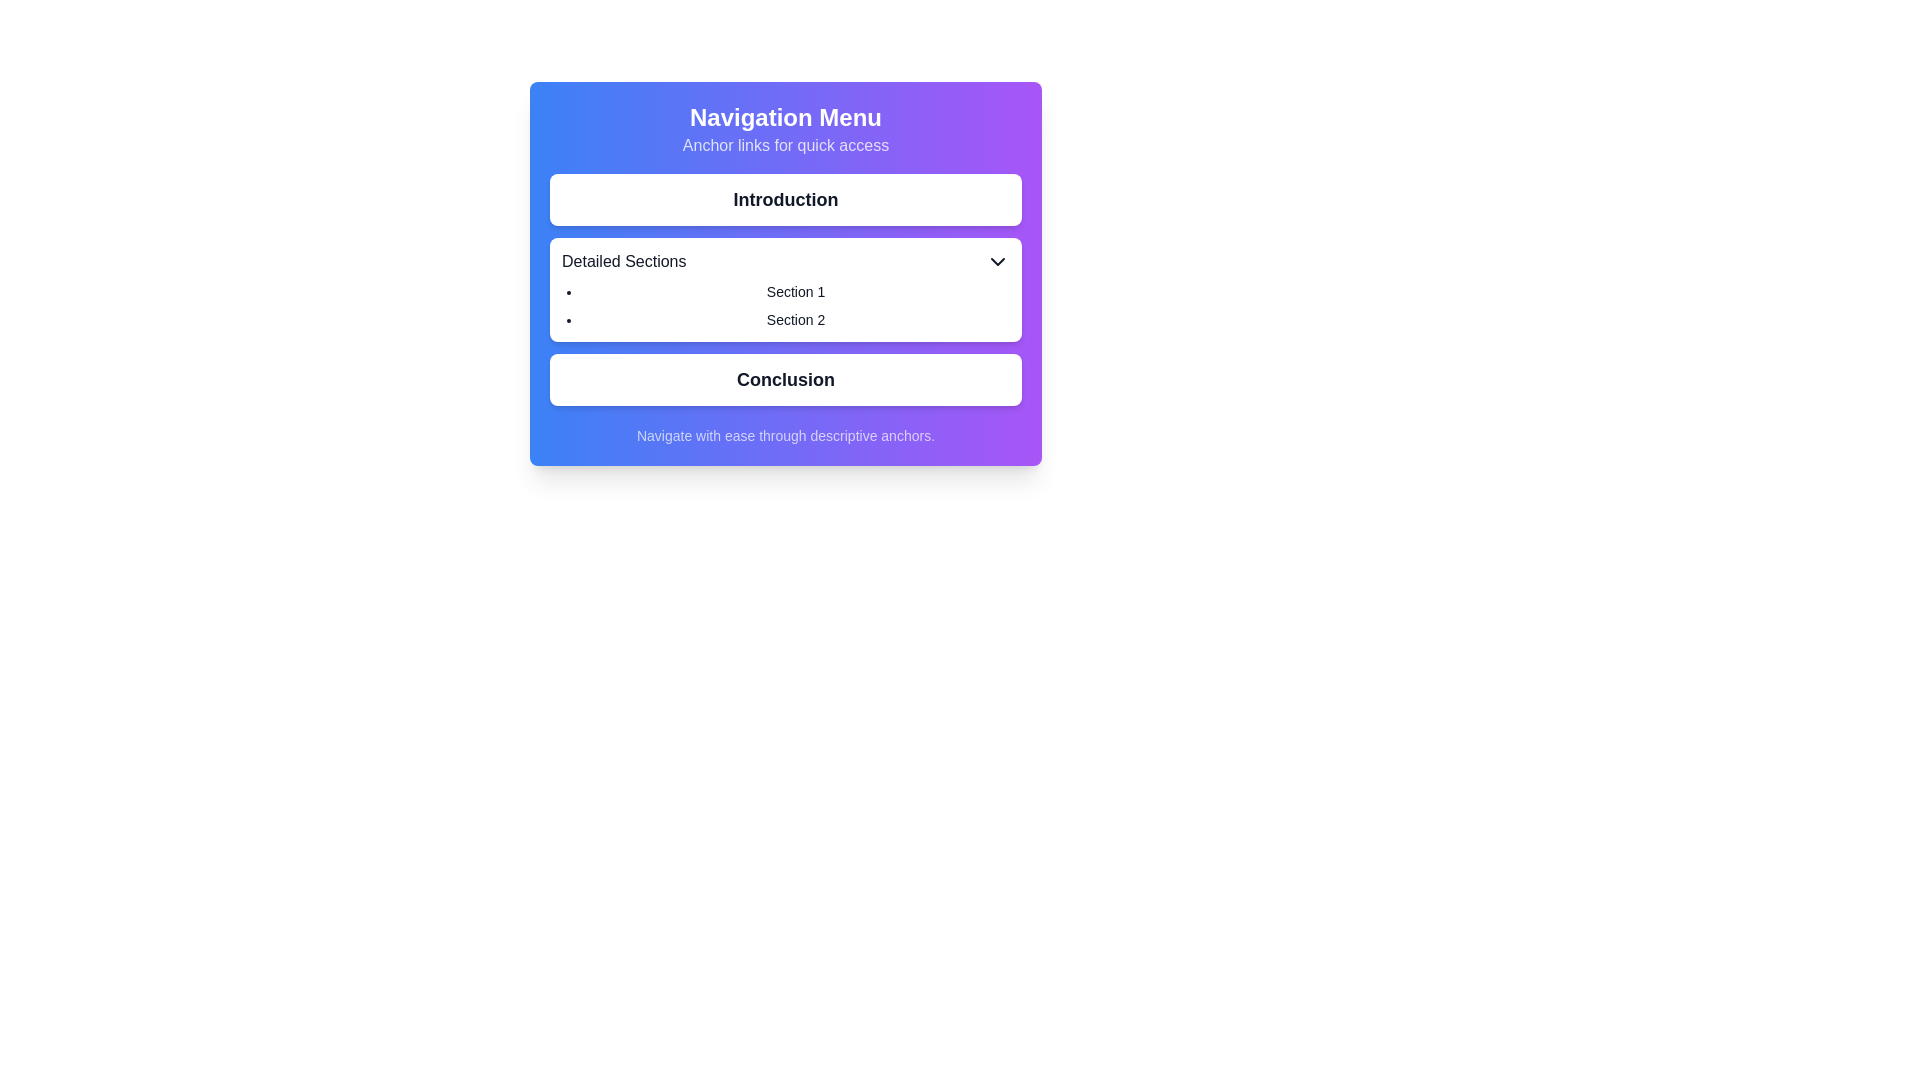 This screenshot has height=1080, width=1920. What do you see at coordinates (795, 319) in the screenshot?
I see `the list item displaying 'Section 2' under the header 'Detailed Sections'` at bounding box center [795, 319].